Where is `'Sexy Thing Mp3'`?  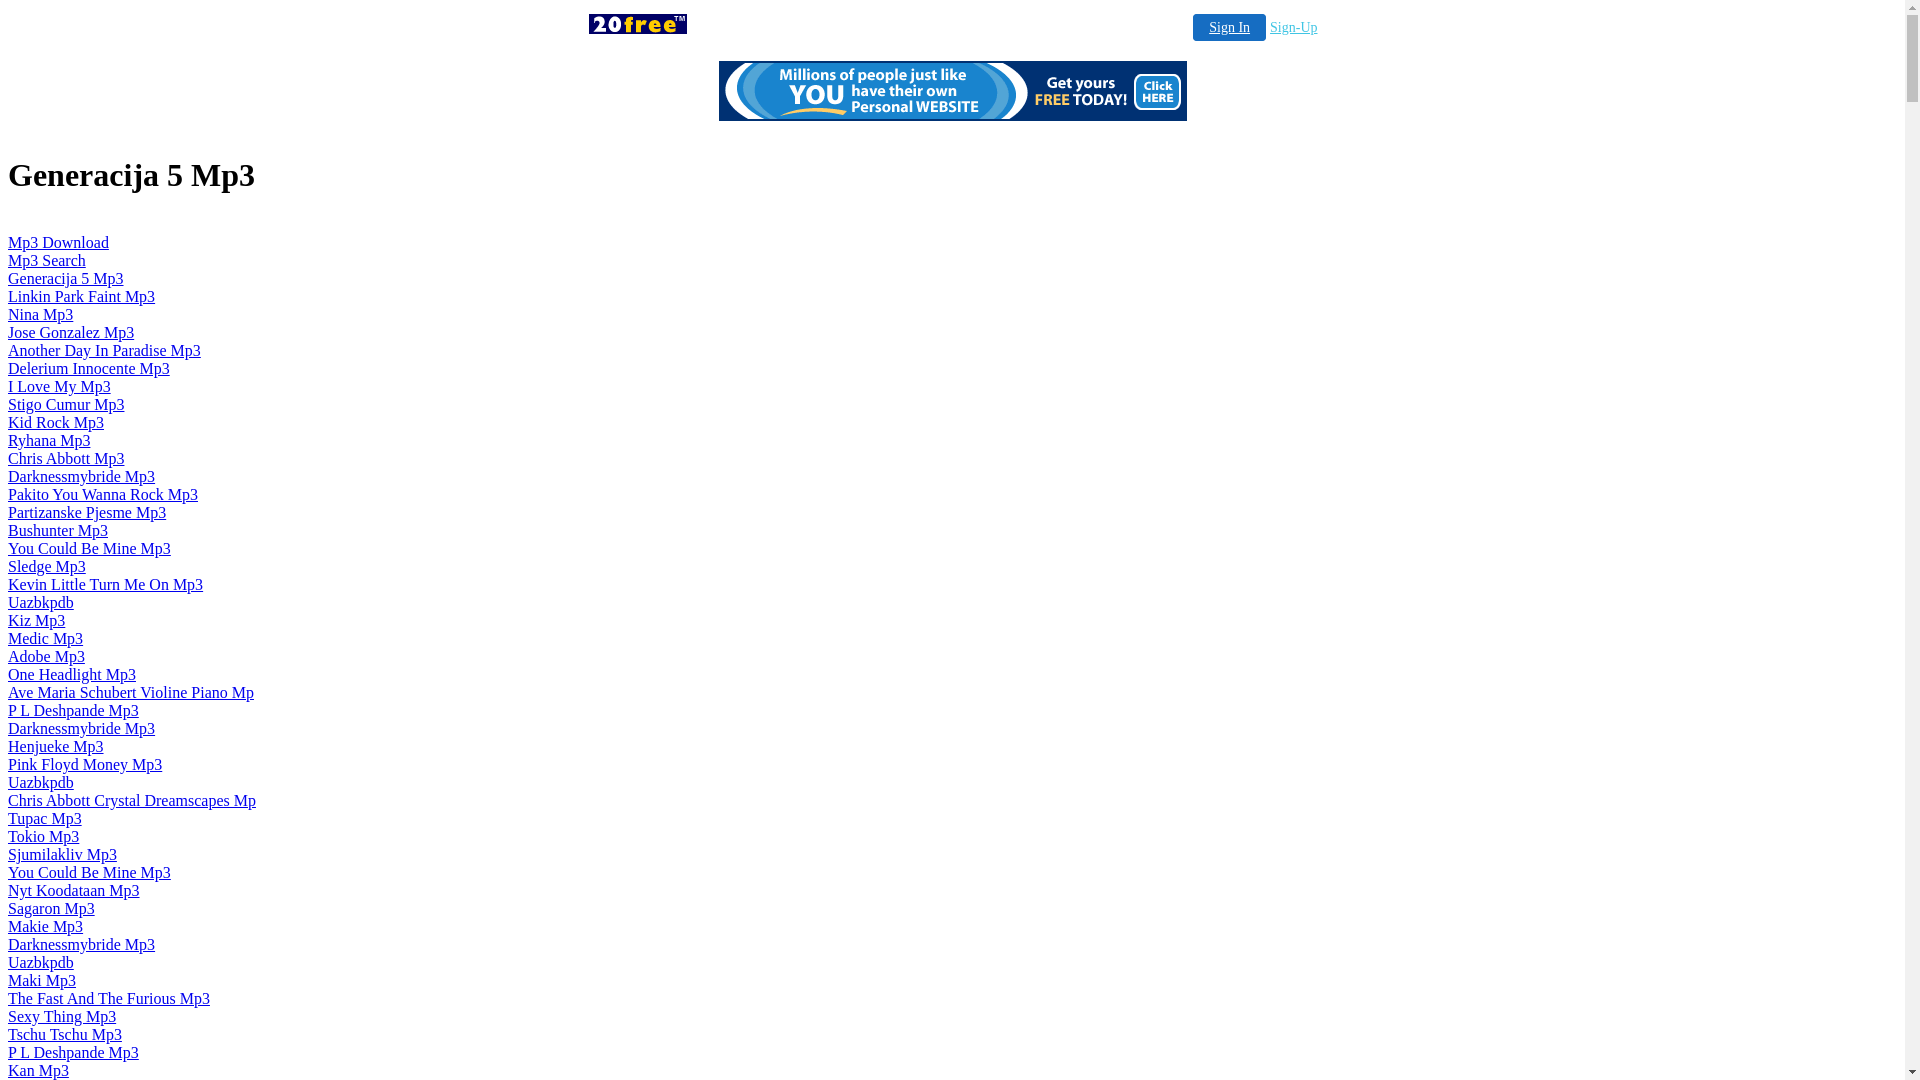
'Sexy Thing Mp3' is located at coordinates (62, 1016).